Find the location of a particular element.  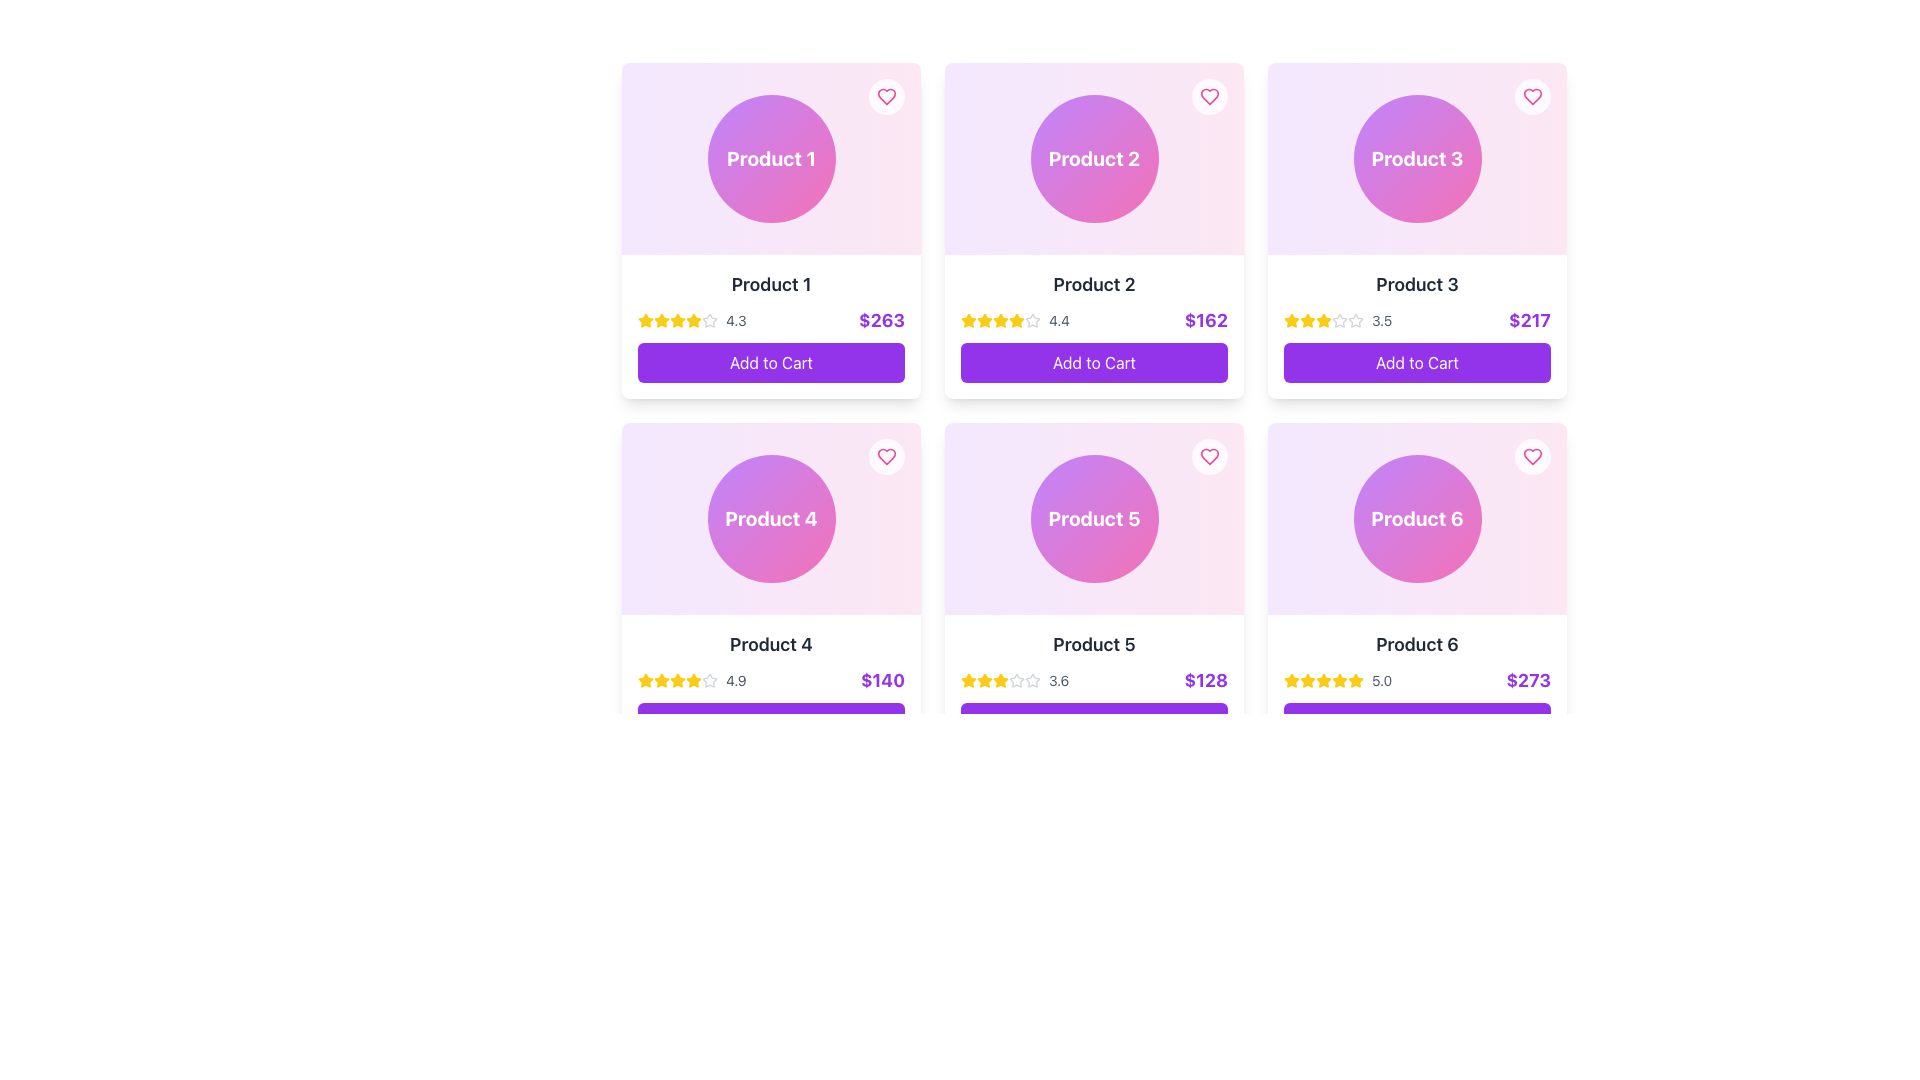

the first star icon in the rating system for 'Product 4', which is displayed in the second row of the grid layout is located at coordinates (646, 679).